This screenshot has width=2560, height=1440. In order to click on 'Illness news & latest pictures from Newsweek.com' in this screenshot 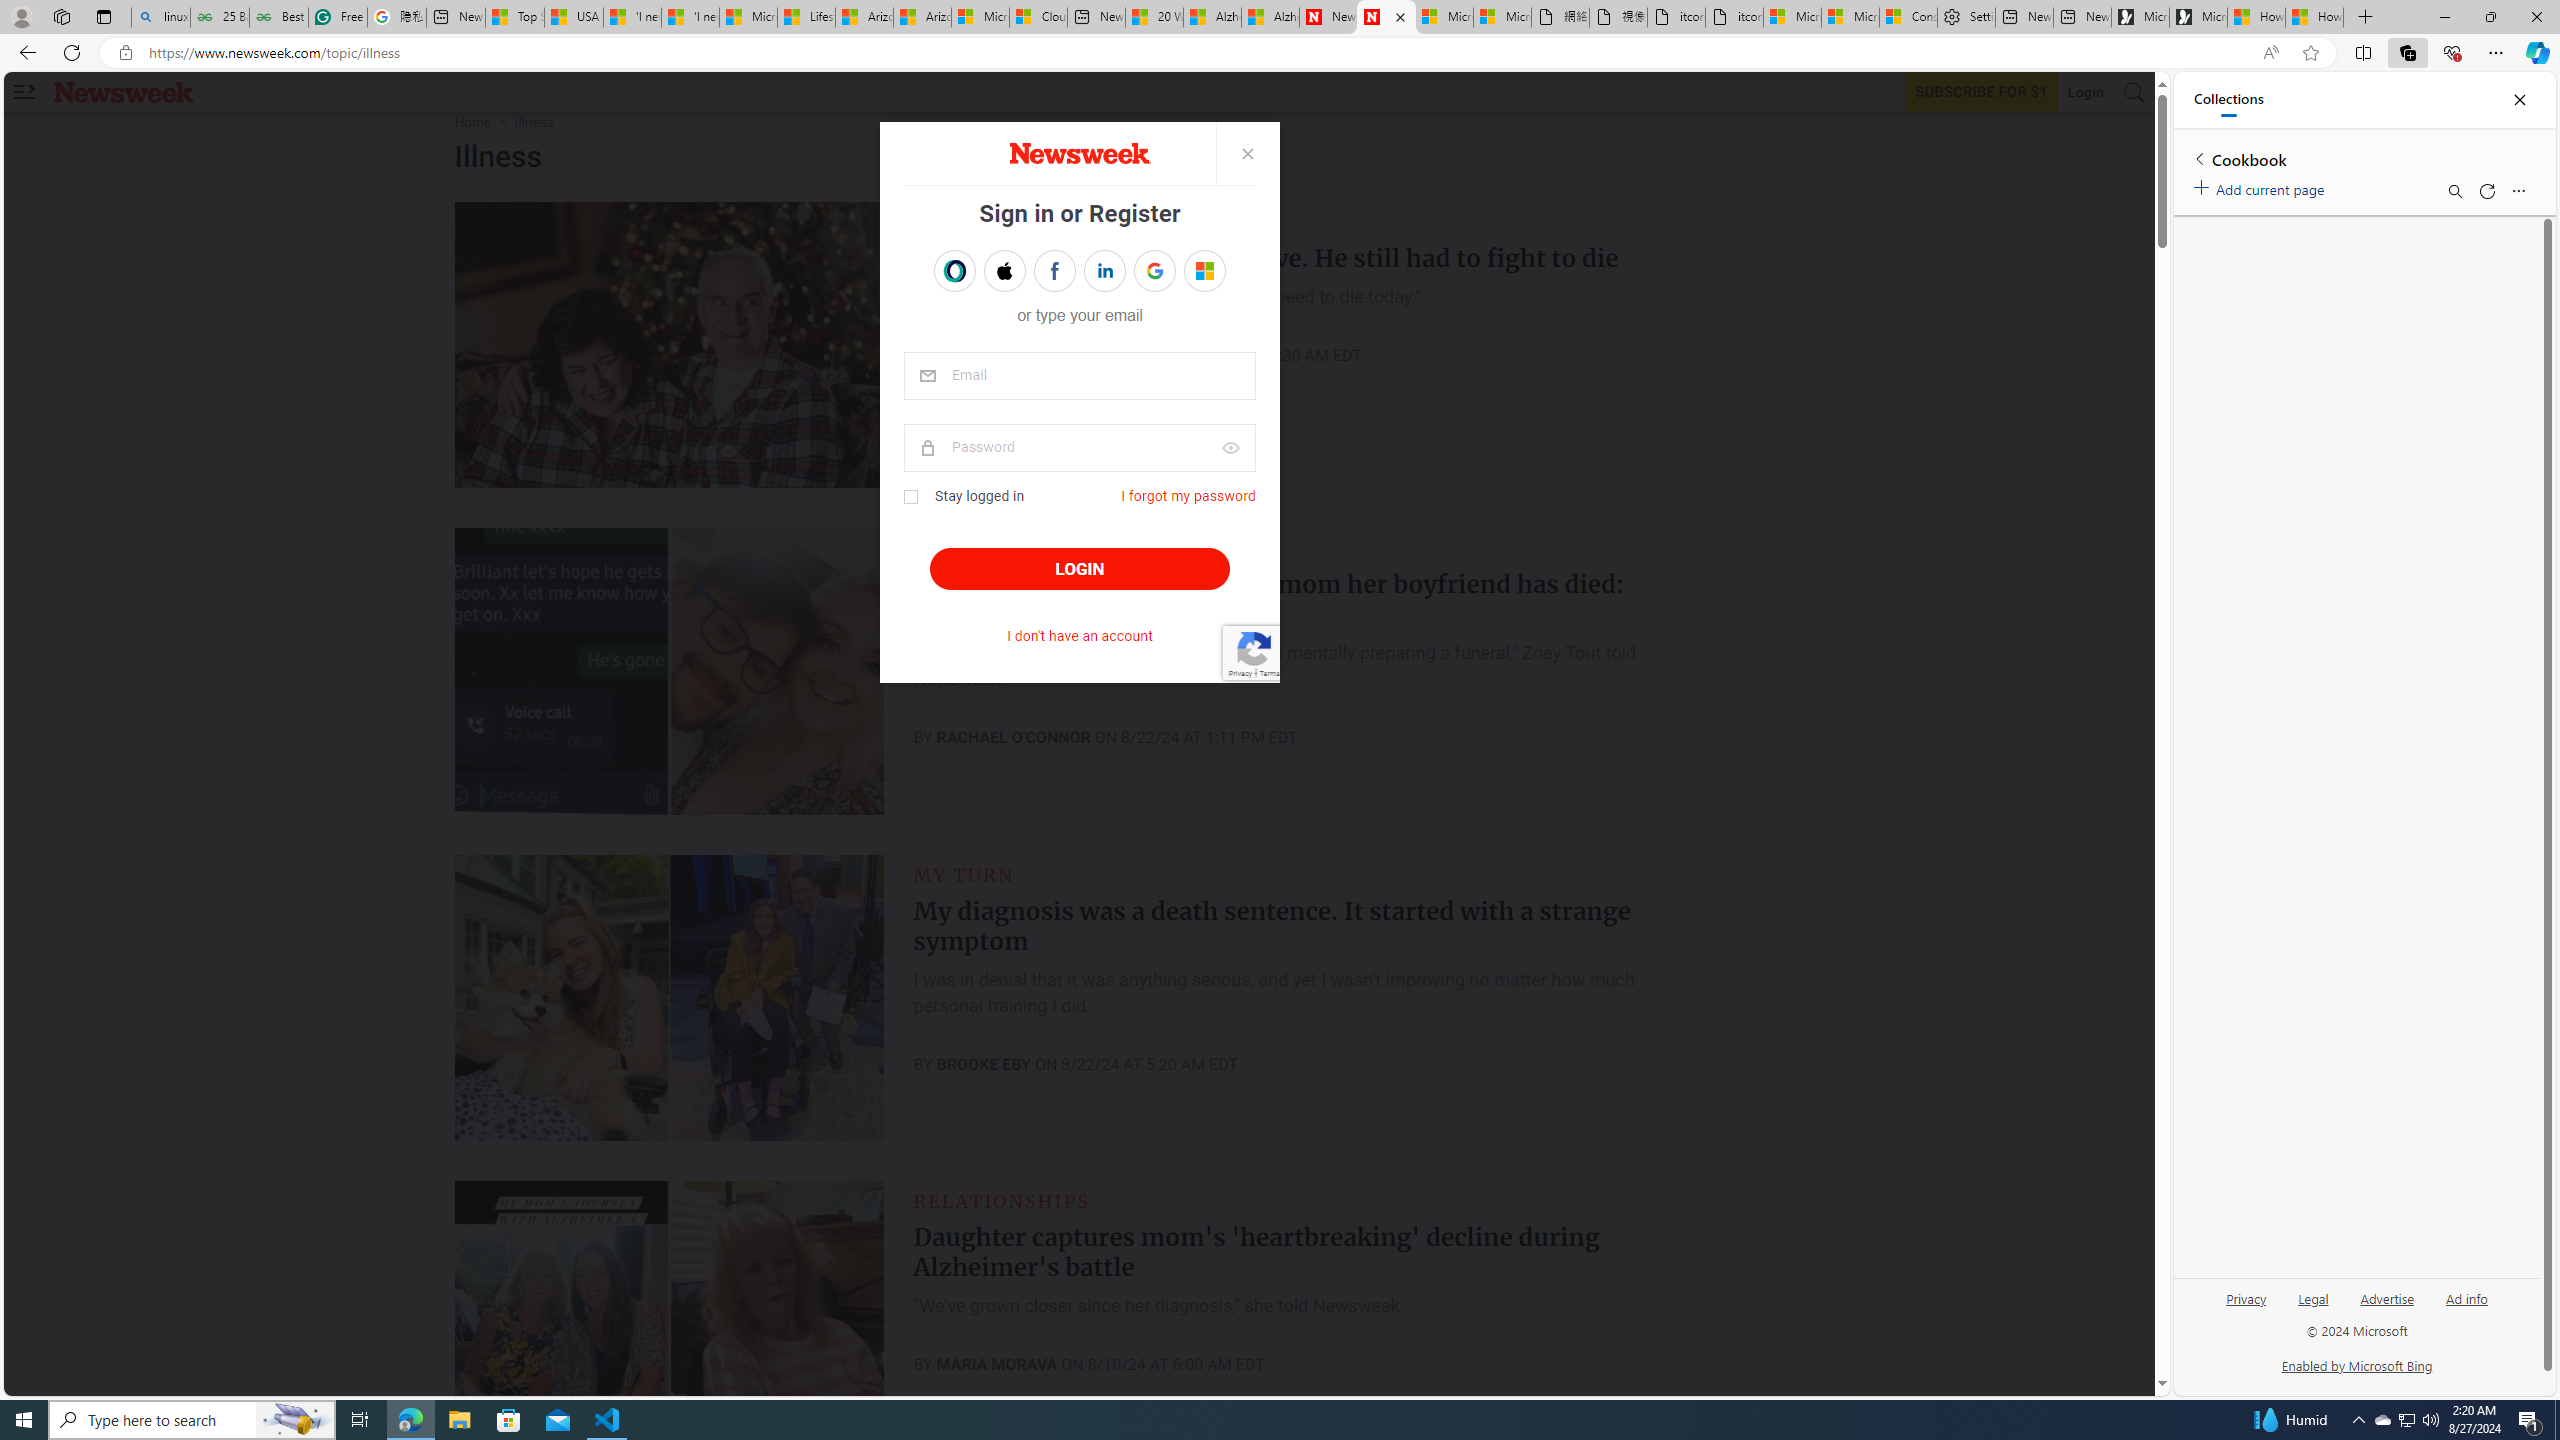, I will do `click(1385, 16)`.